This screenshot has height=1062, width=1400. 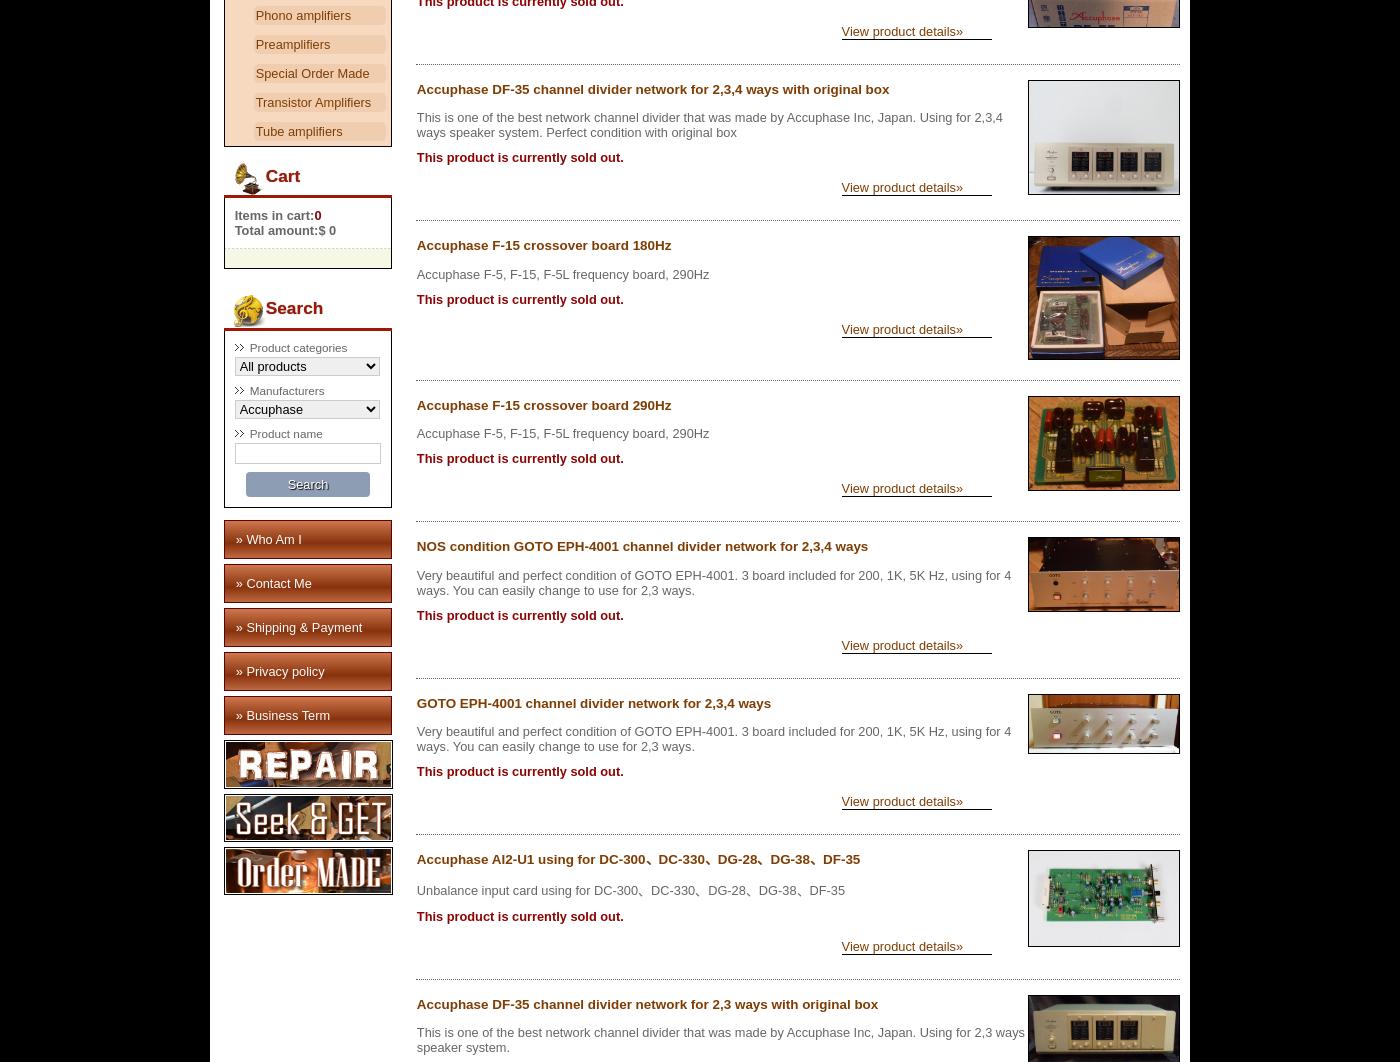 What do you see at coordinates (279, 671) in the screenshot?
I see `'» Privacy policy'` at bounding box center [279, 671].